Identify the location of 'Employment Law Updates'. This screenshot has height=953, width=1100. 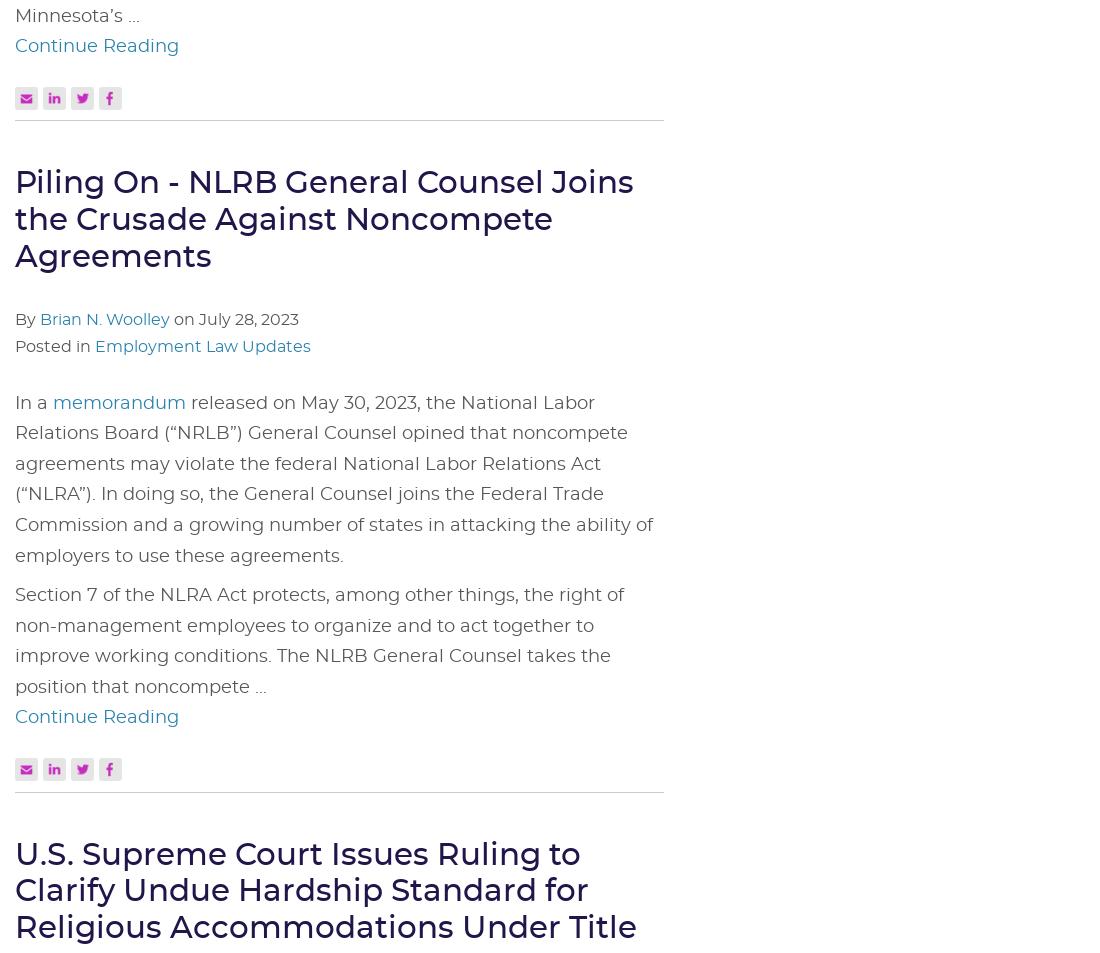
(201, 345).